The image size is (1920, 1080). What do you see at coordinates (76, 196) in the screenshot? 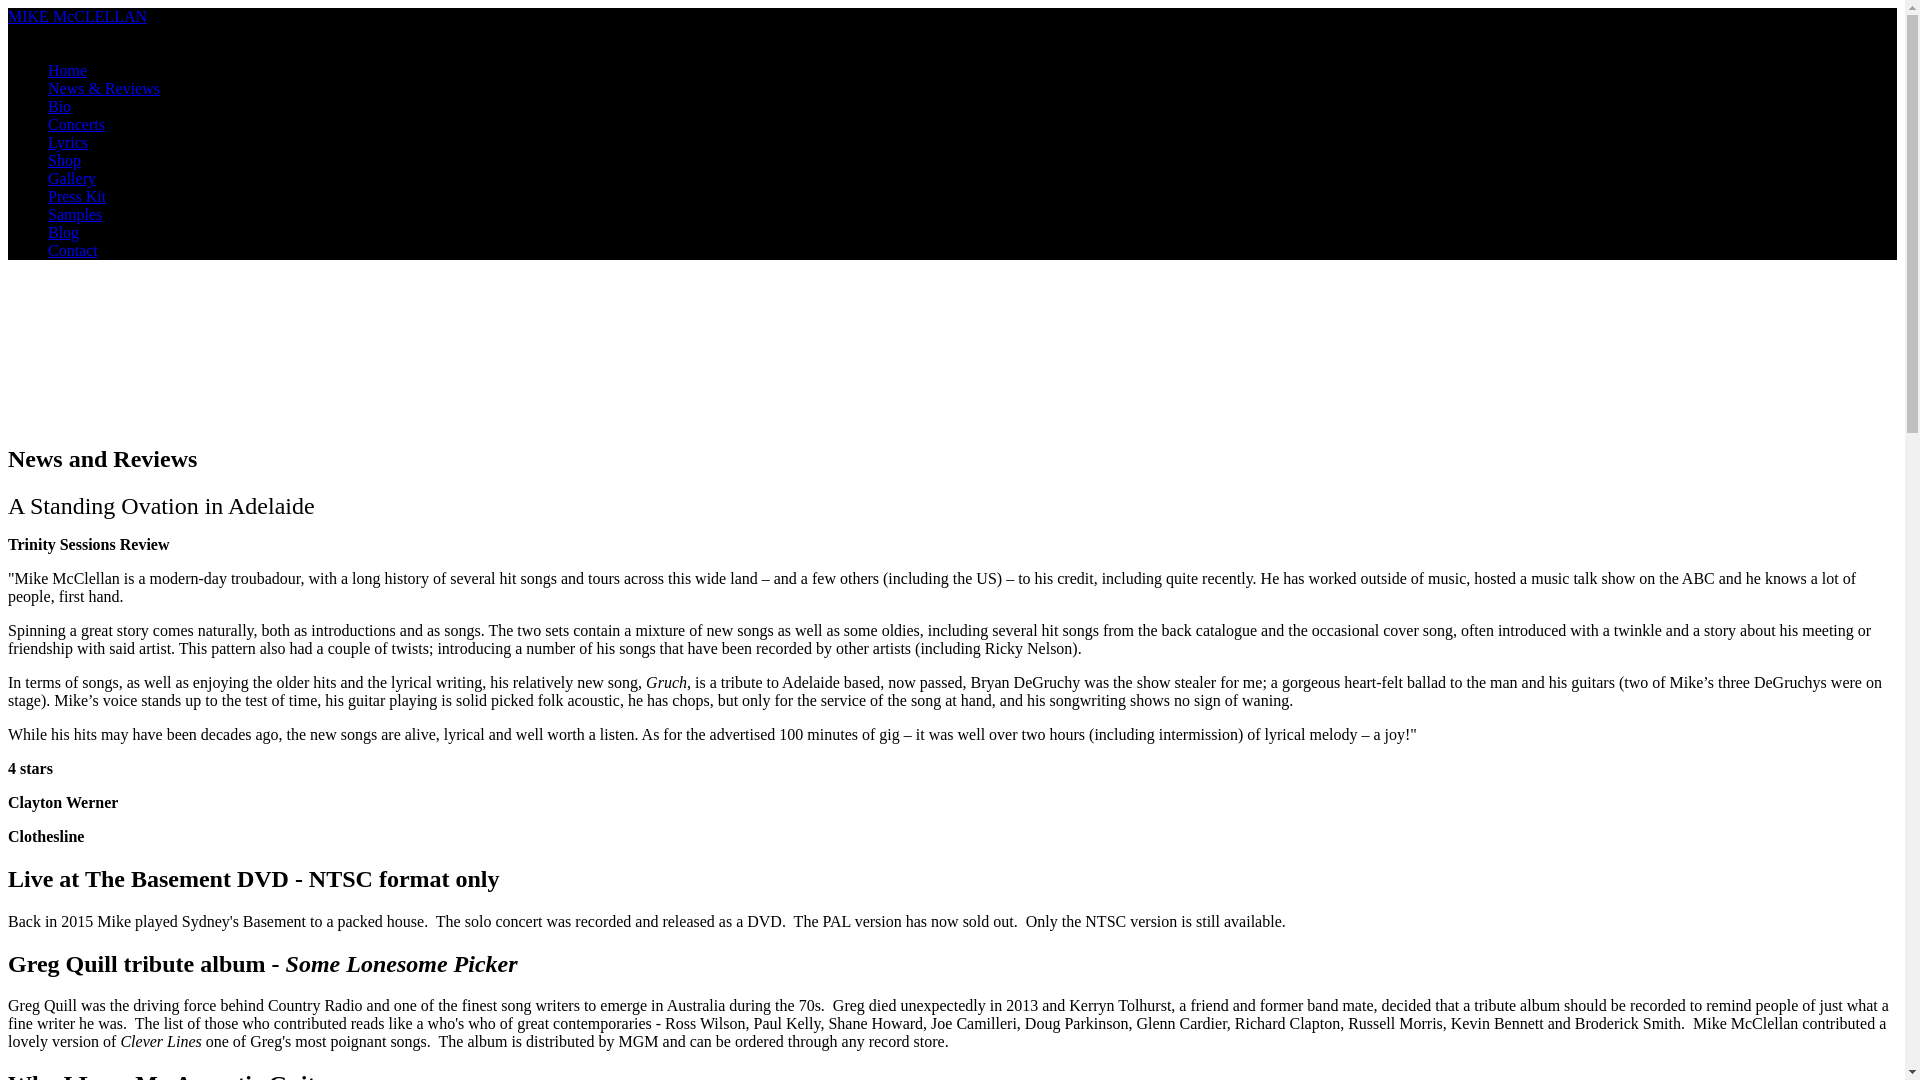
I see `'Press Kit'` at bounding box center [76, 196].